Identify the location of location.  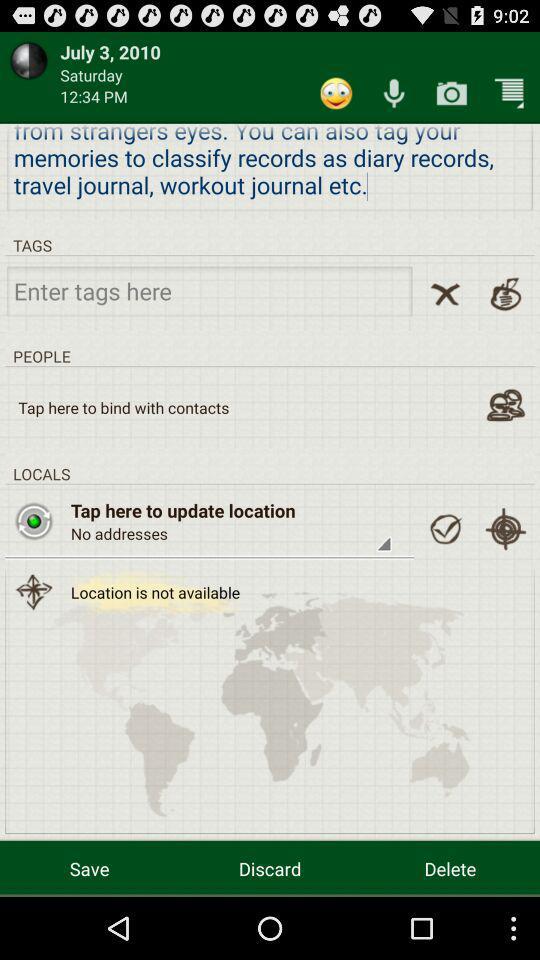
(33, 520).